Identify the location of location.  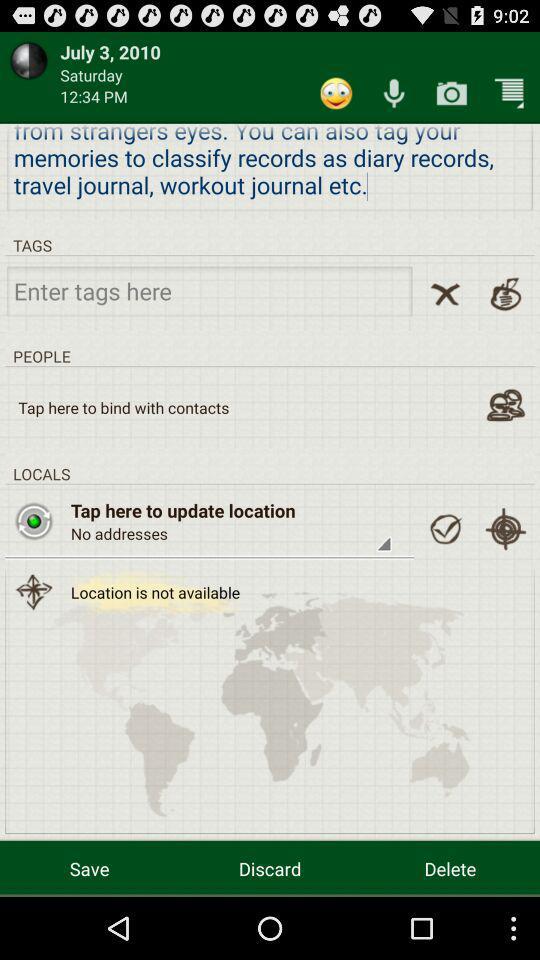
(33, 520).